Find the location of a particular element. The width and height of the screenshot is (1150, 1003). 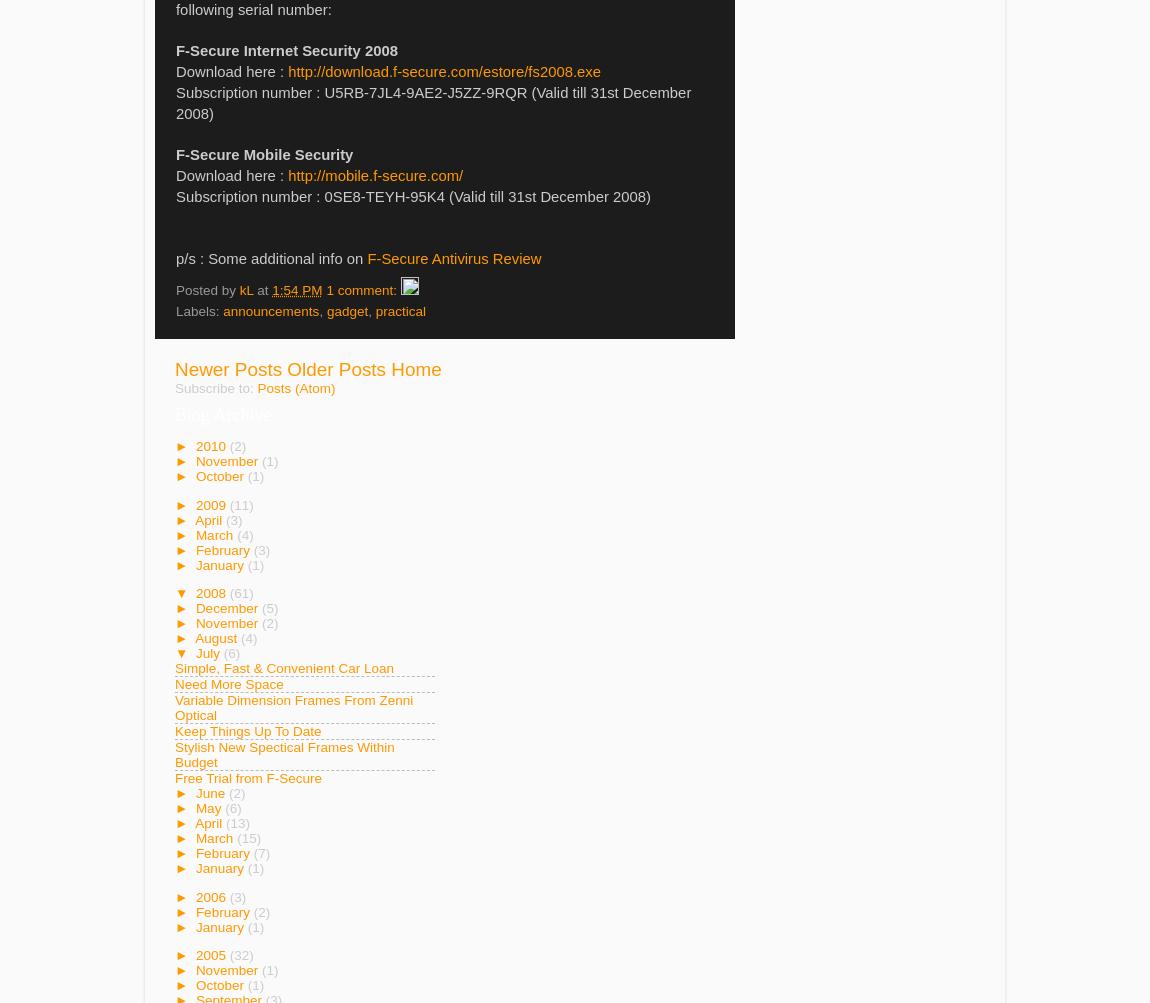

'http://download.f-secure.com/estore/fs2008.exe' is located at coordinates (286, 71).